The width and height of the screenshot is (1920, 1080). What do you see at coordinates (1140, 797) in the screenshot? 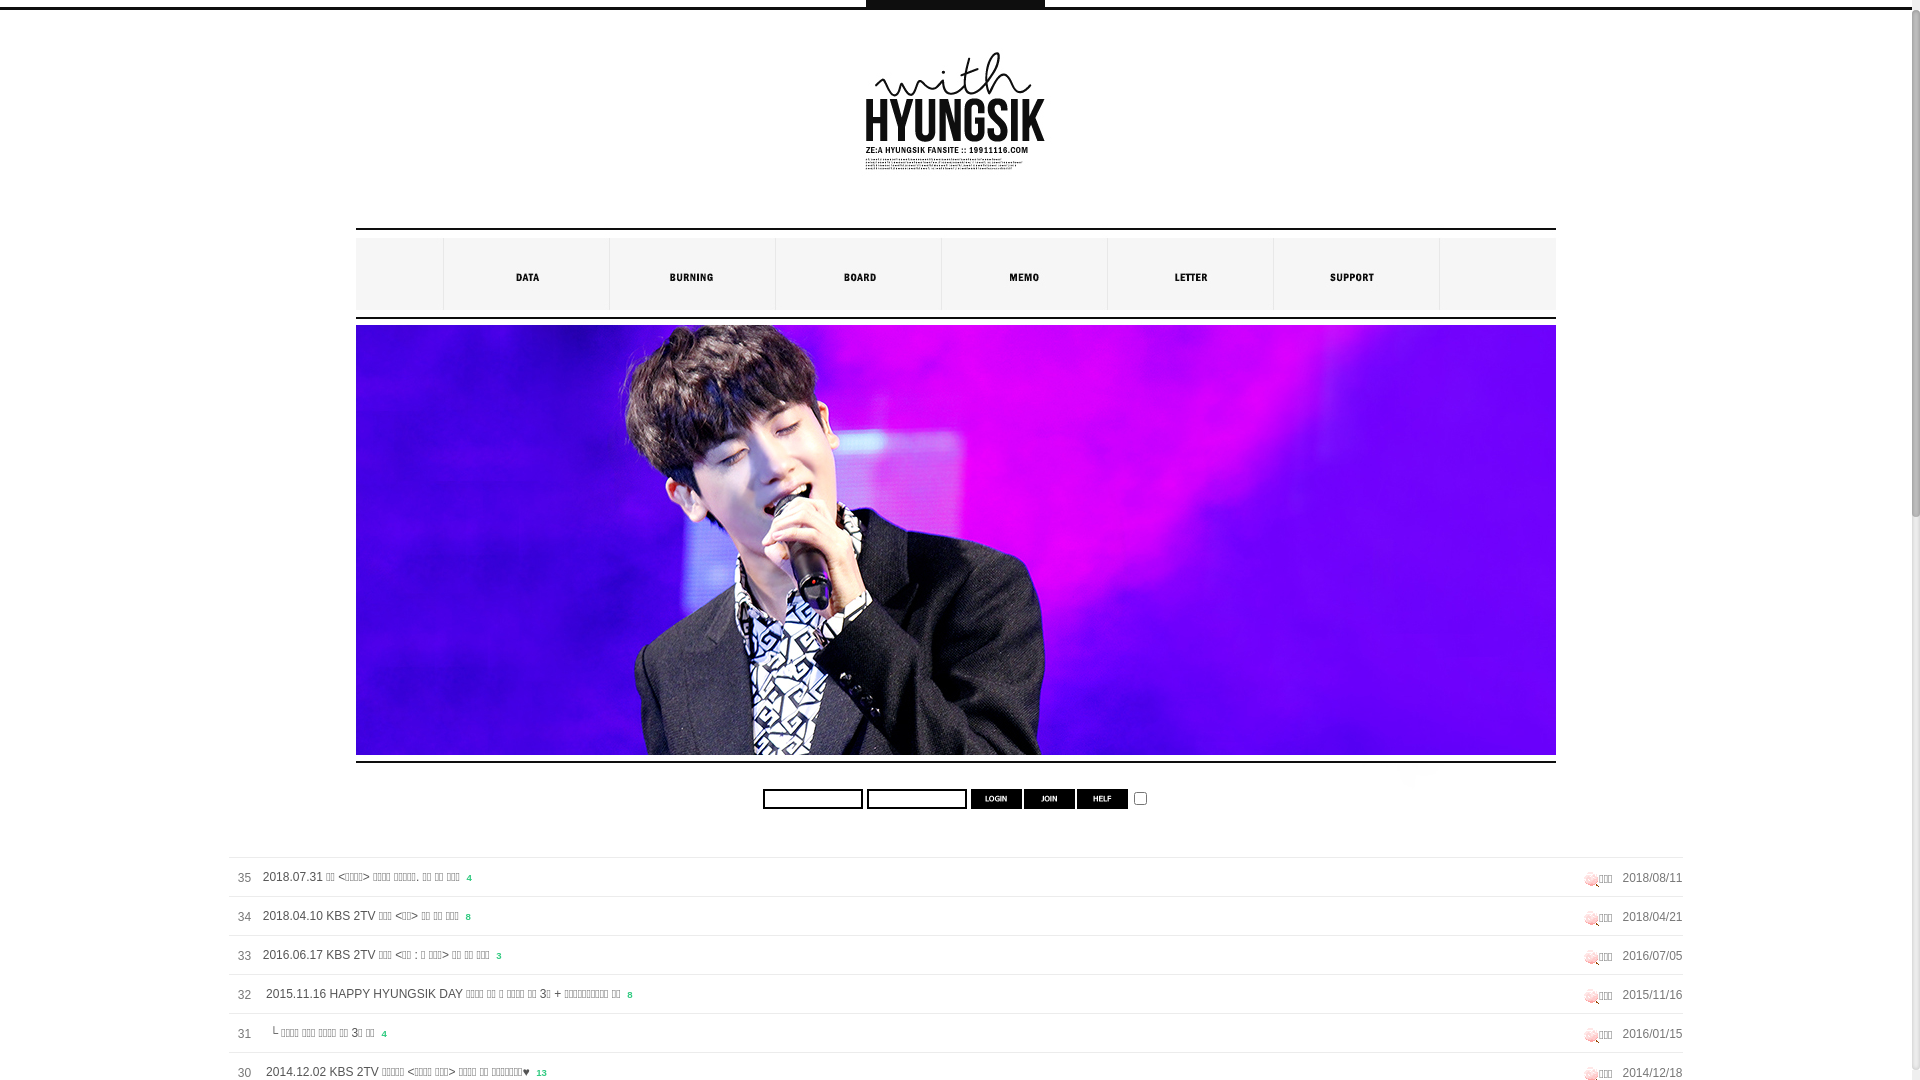
I see `'1'` at bounding box center [1140, 797].